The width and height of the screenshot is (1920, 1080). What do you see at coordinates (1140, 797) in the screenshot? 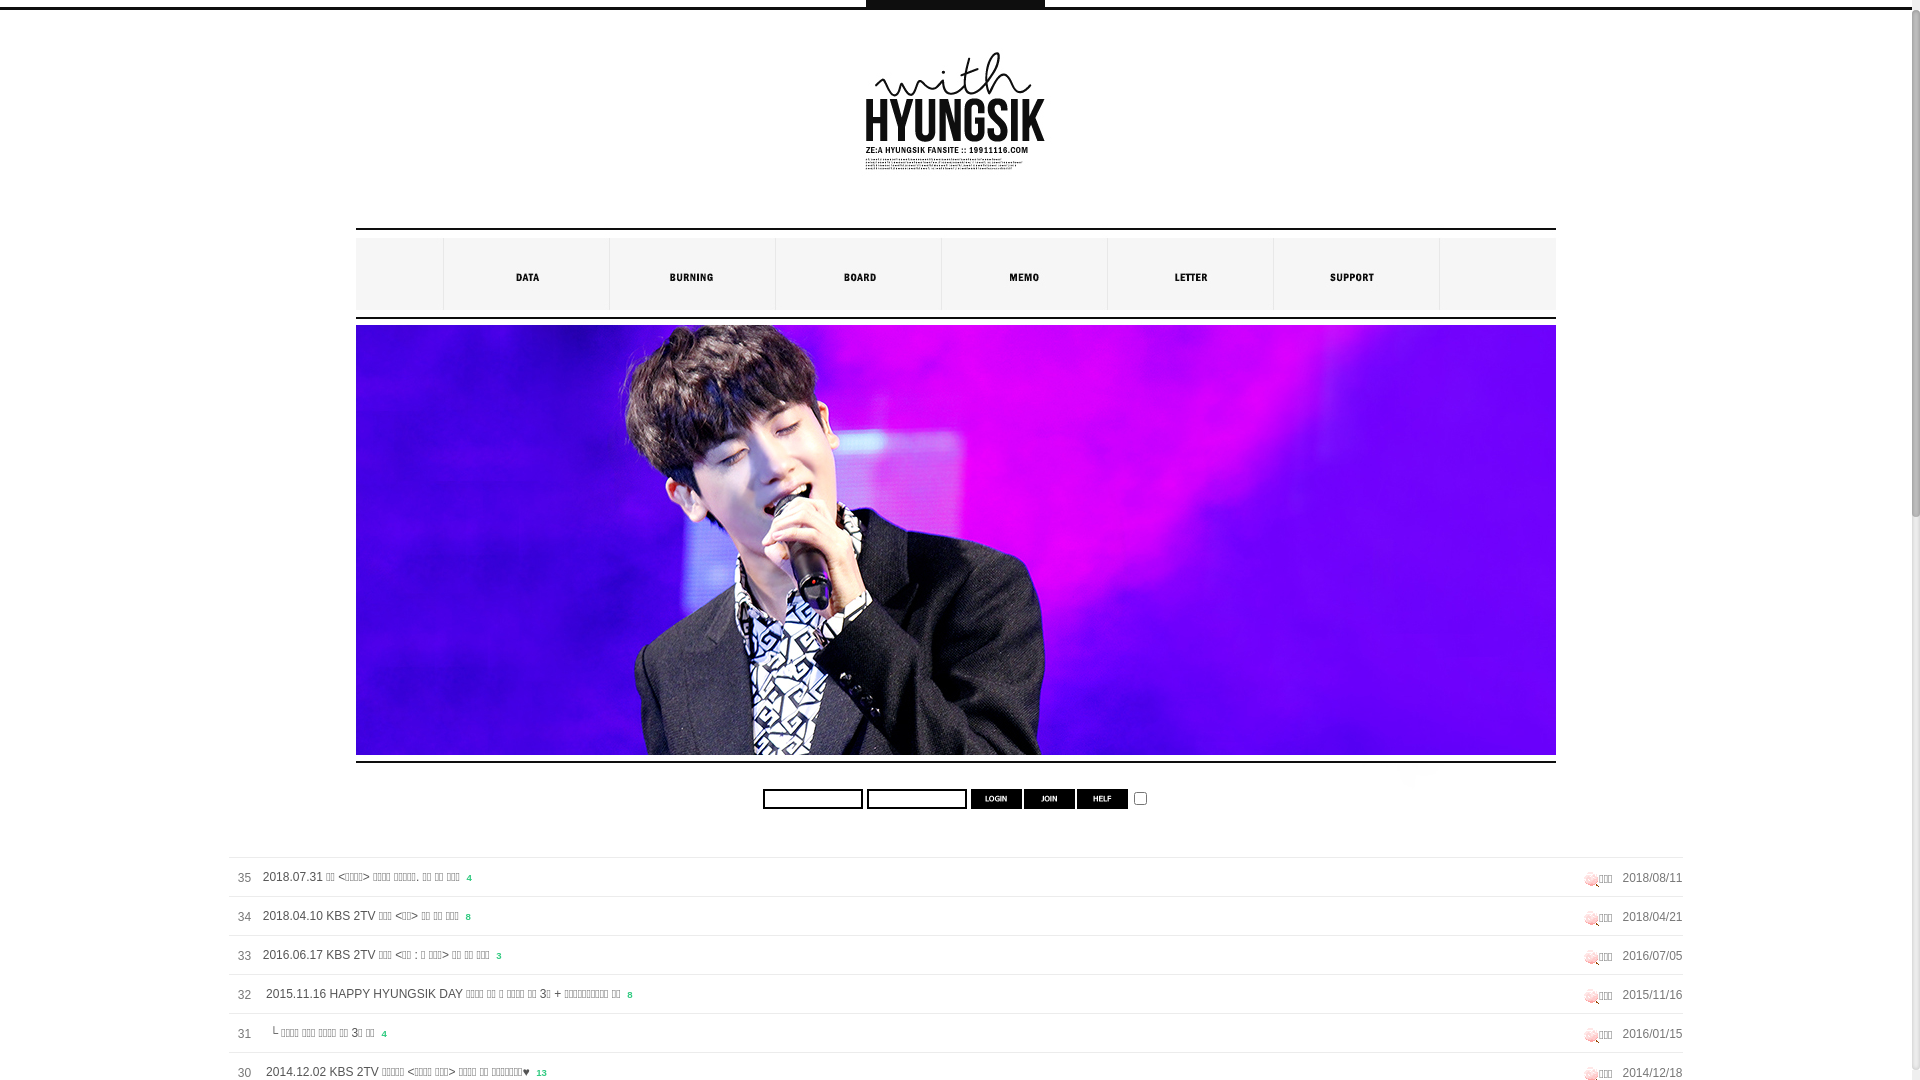
I see `'1'` at bounding box center [1140, 797].